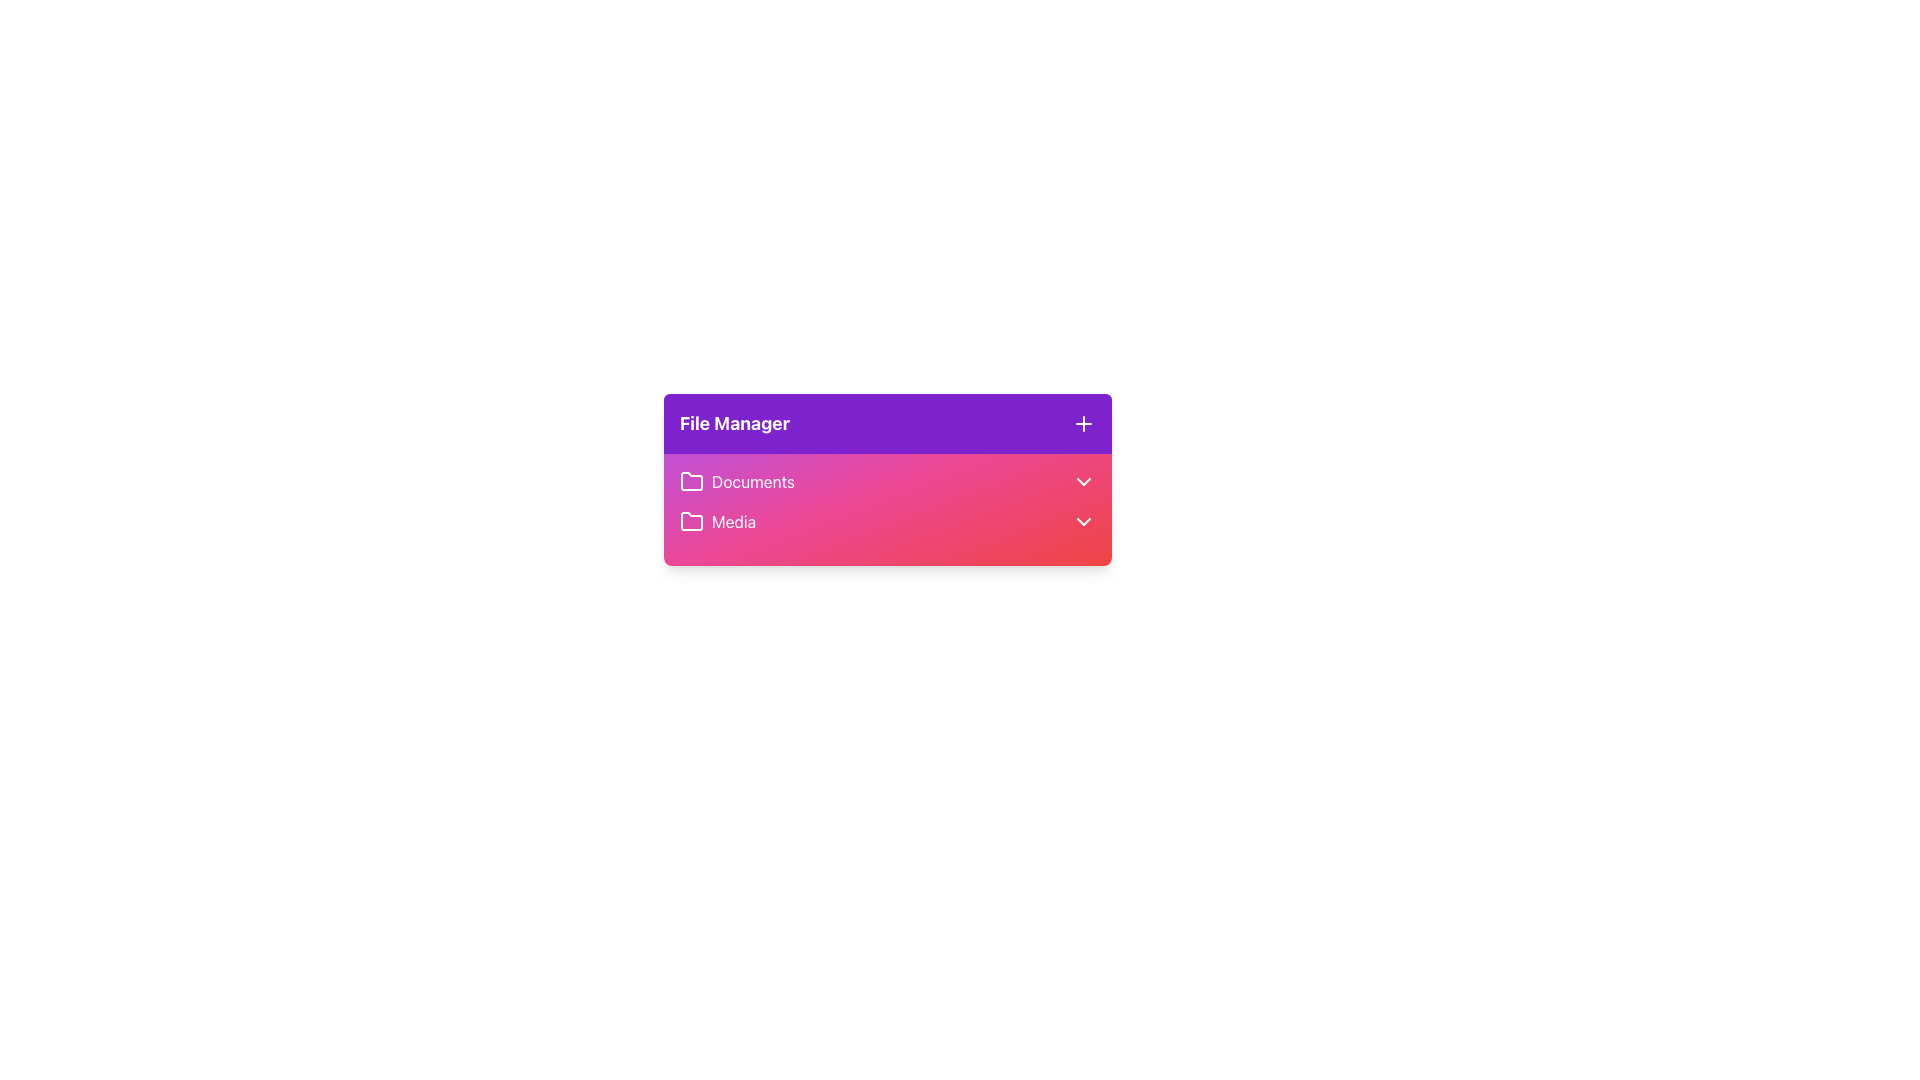 The image size is (1920, 1080). Describe the element at coordinates (691, 520) in the screenshot. I see `the 'Media' icon located in the second row of the 'File Manager' card, positioned to the left of the 'Media' text and an arrow dropdown icon` at that location.